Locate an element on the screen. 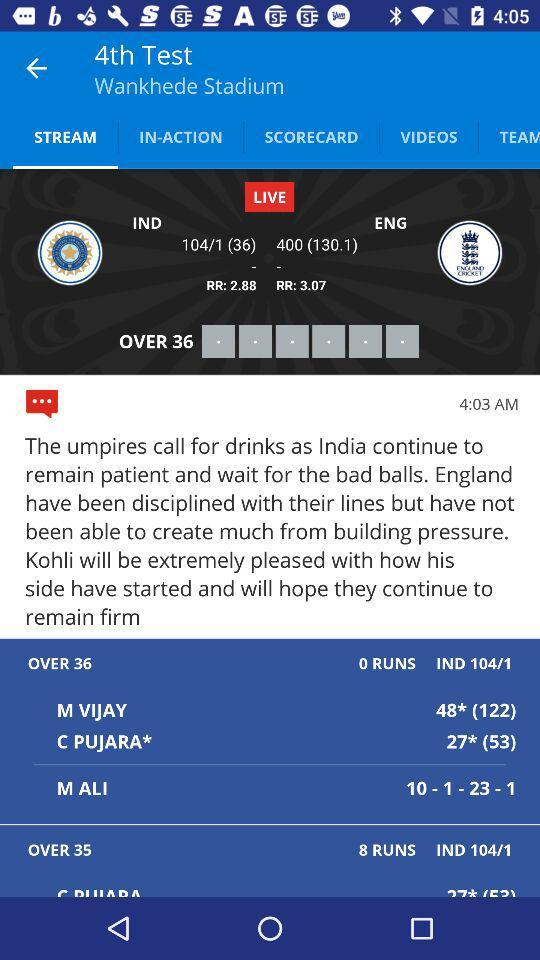 This screenshot has width=540, height=960. the icon below wankhede stadium icon is located at coordinates (180, 135).